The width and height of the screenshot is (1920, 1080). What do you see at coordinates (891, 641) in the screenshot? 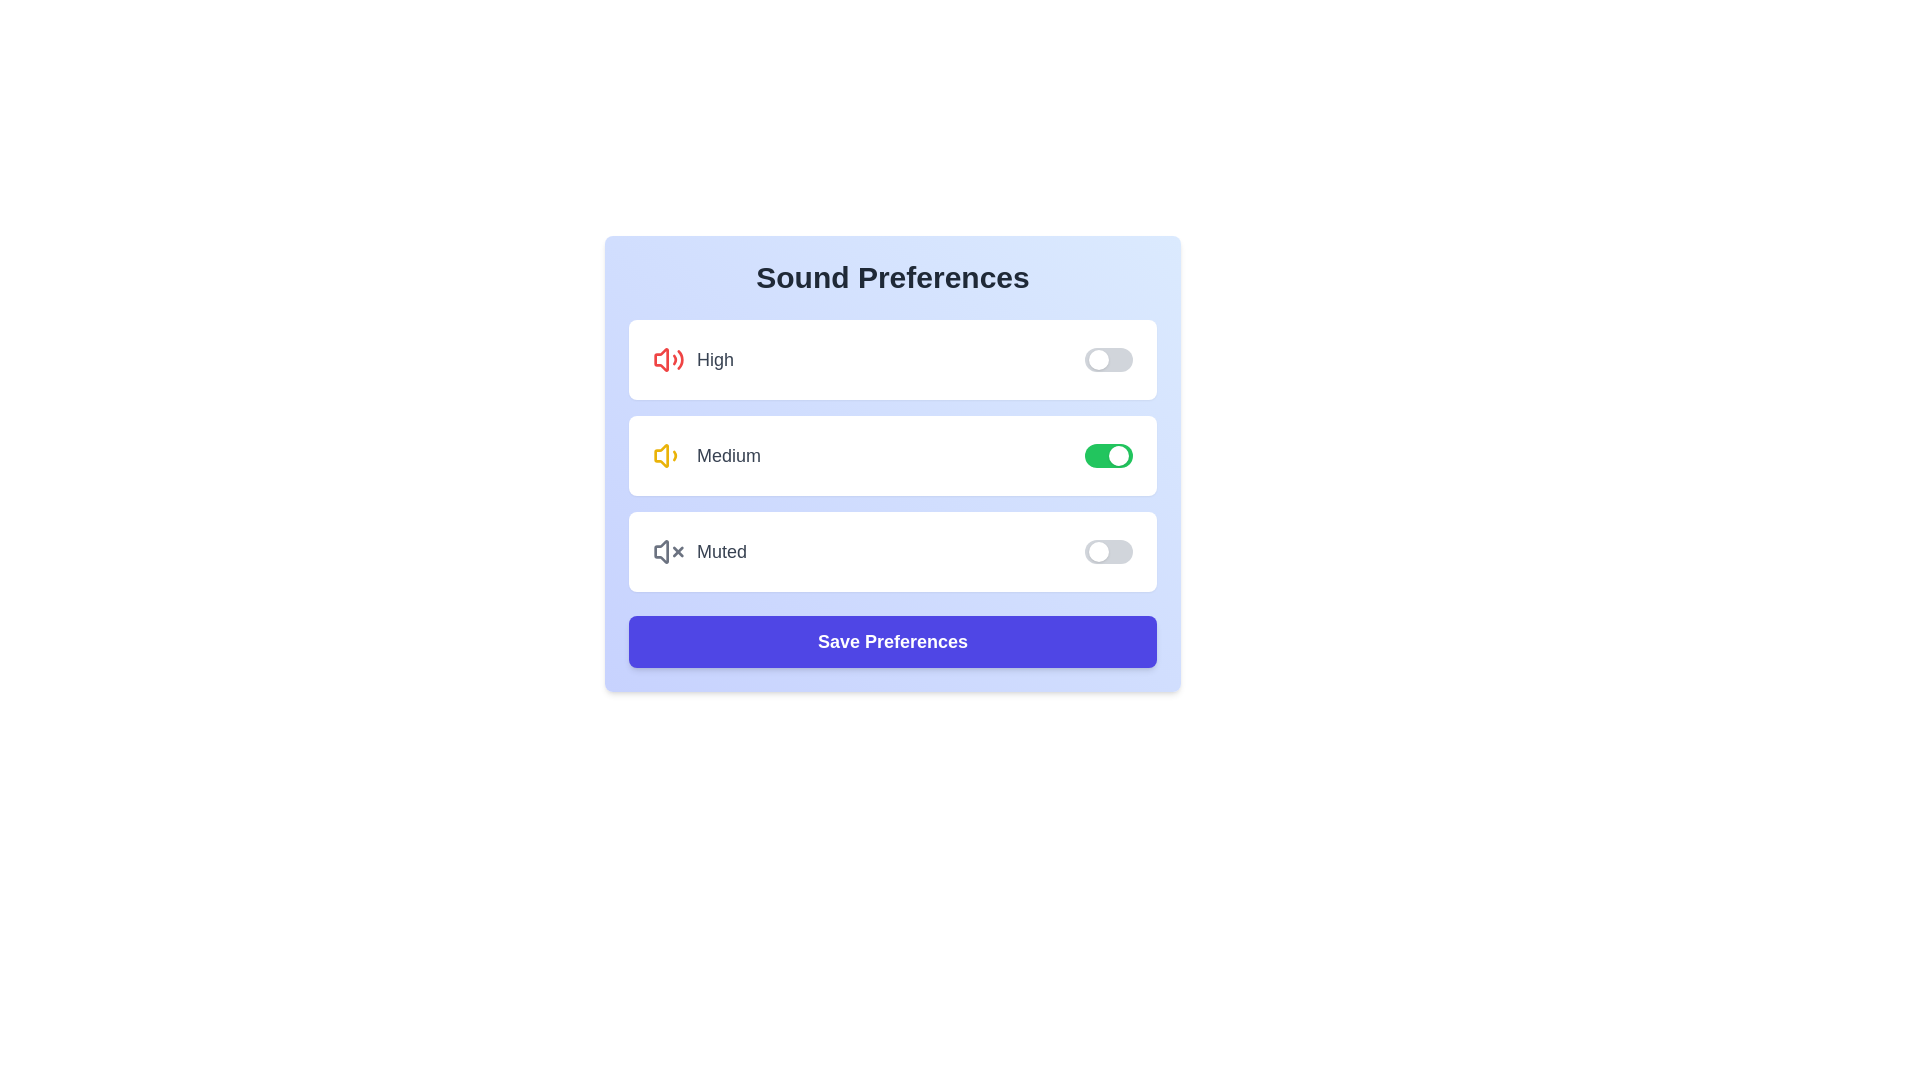
I see `the 'Save Preferences' button to save the current sound preferences` at bounding box center [891, 641].